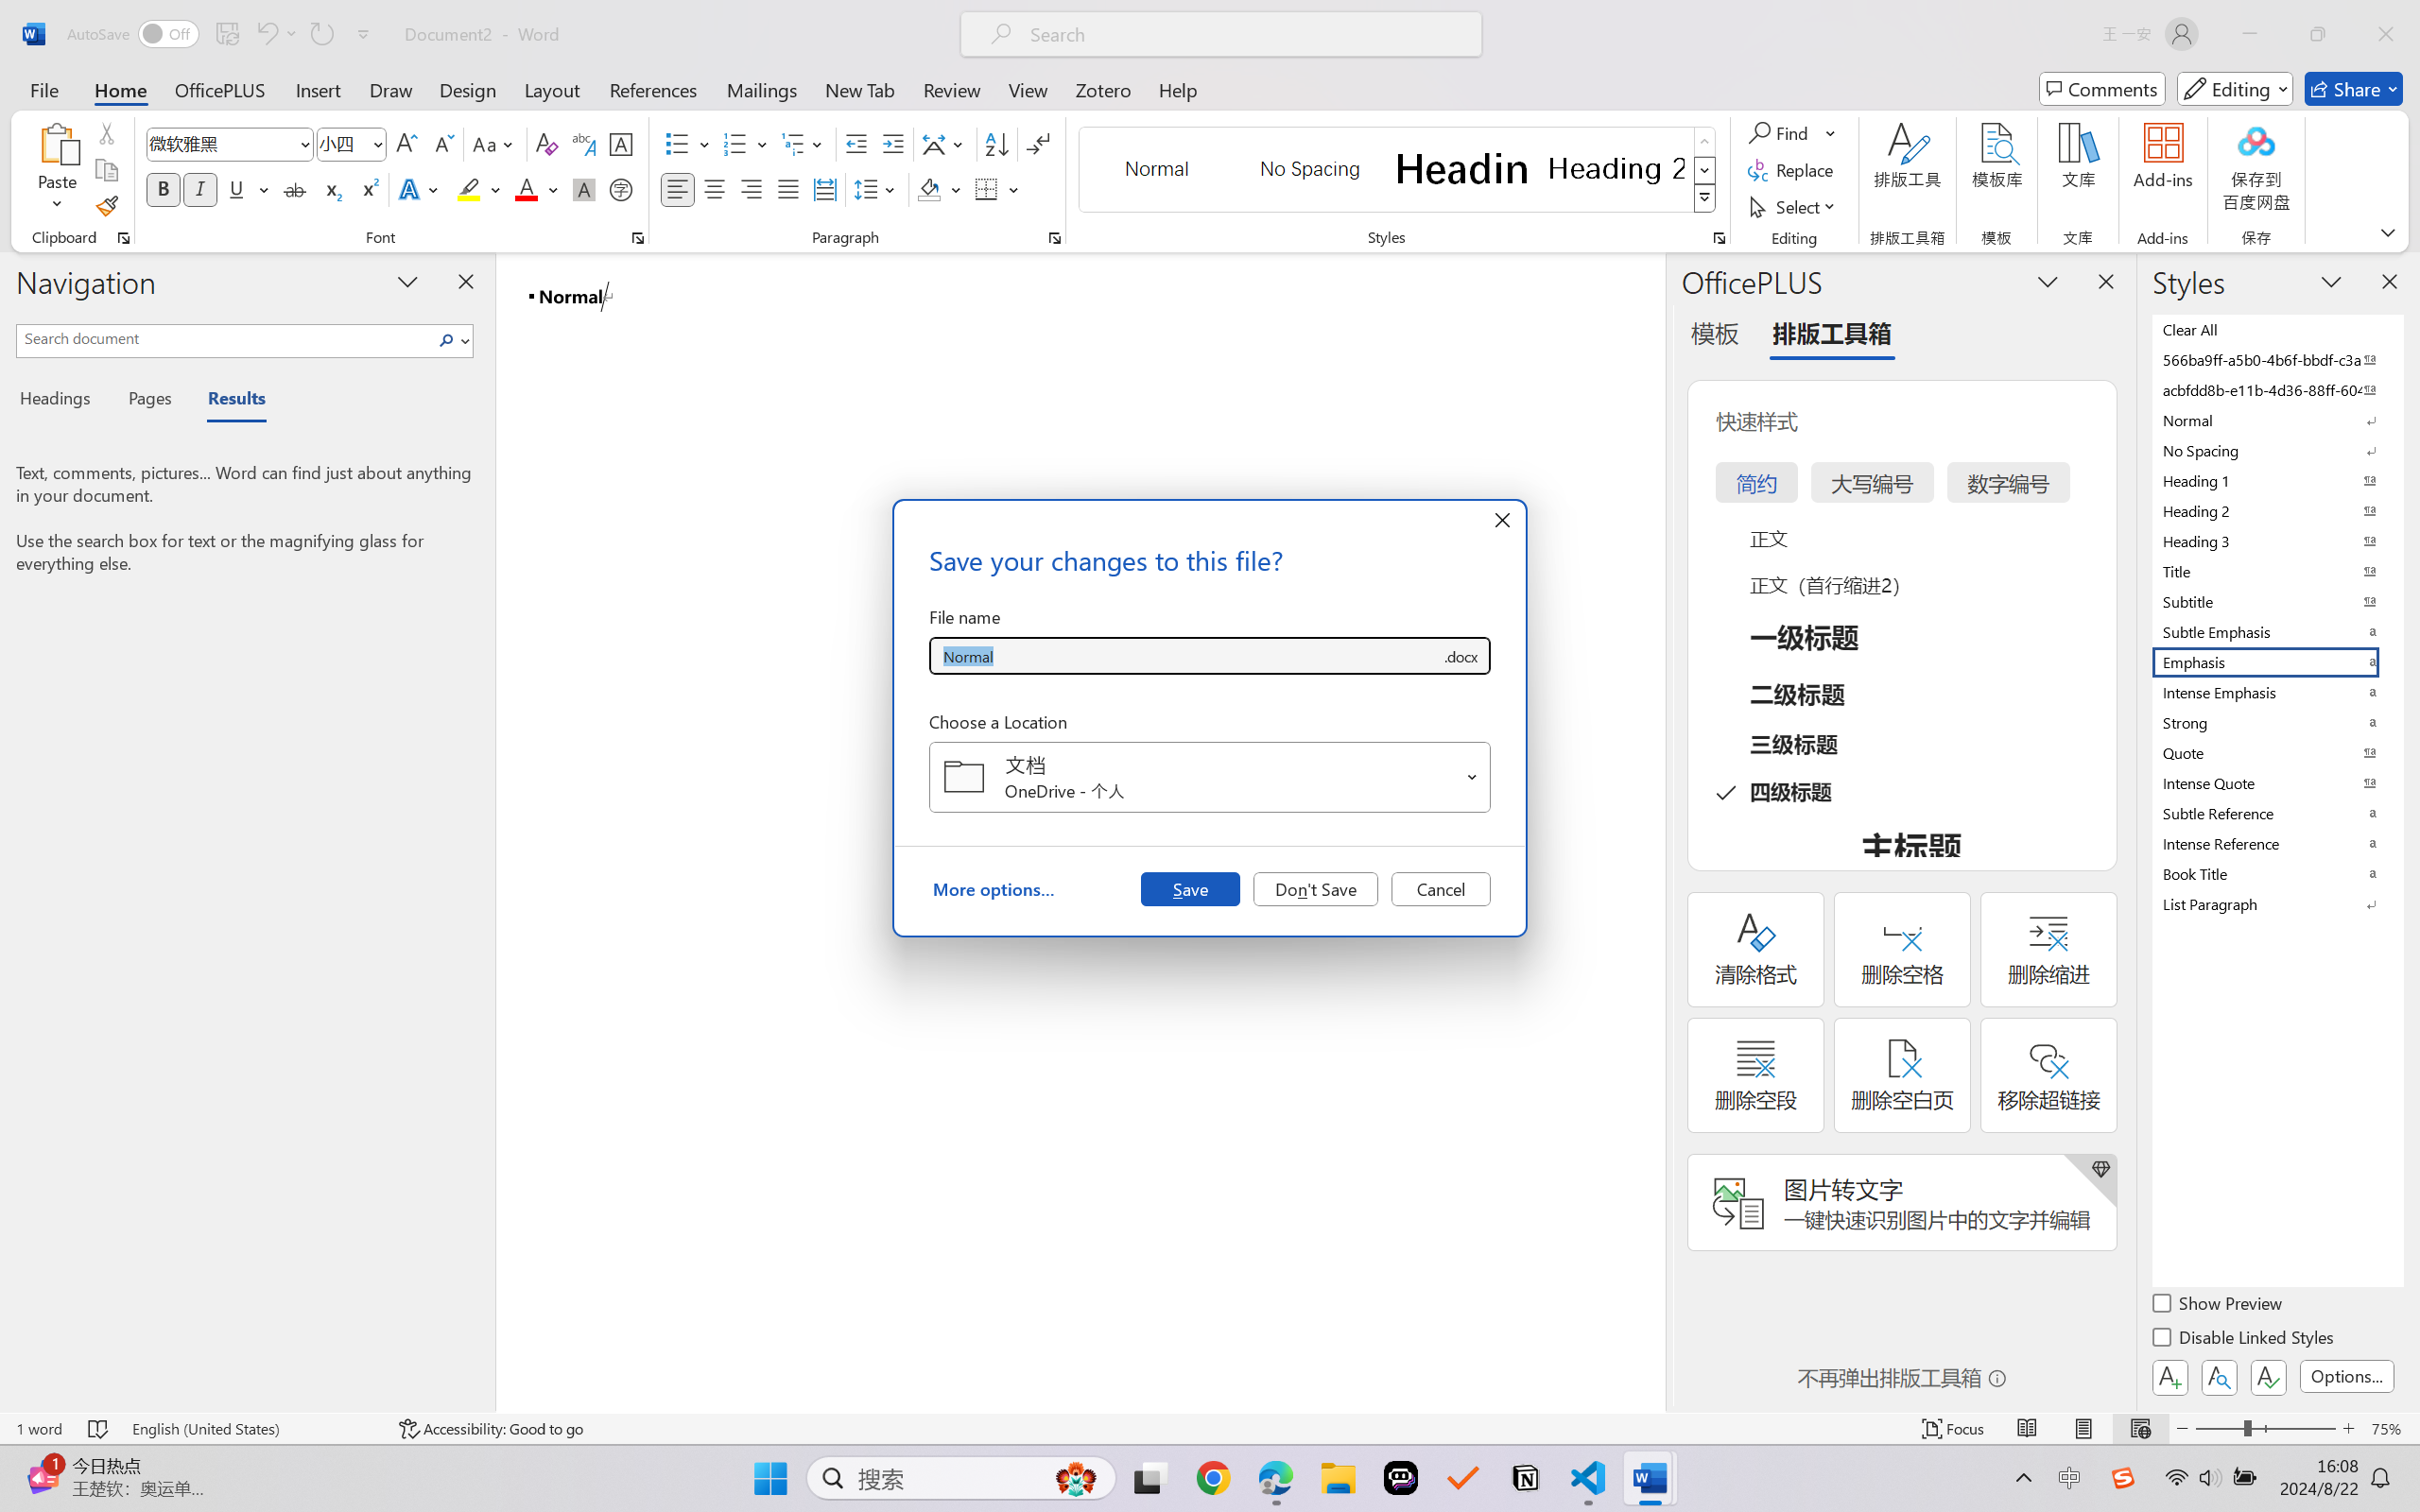 The image size is (2420, 1512). What do you see at coordinates (2102, 88) in the screenshot?
I see `'Comments'` at bounding box center [2102, 88].